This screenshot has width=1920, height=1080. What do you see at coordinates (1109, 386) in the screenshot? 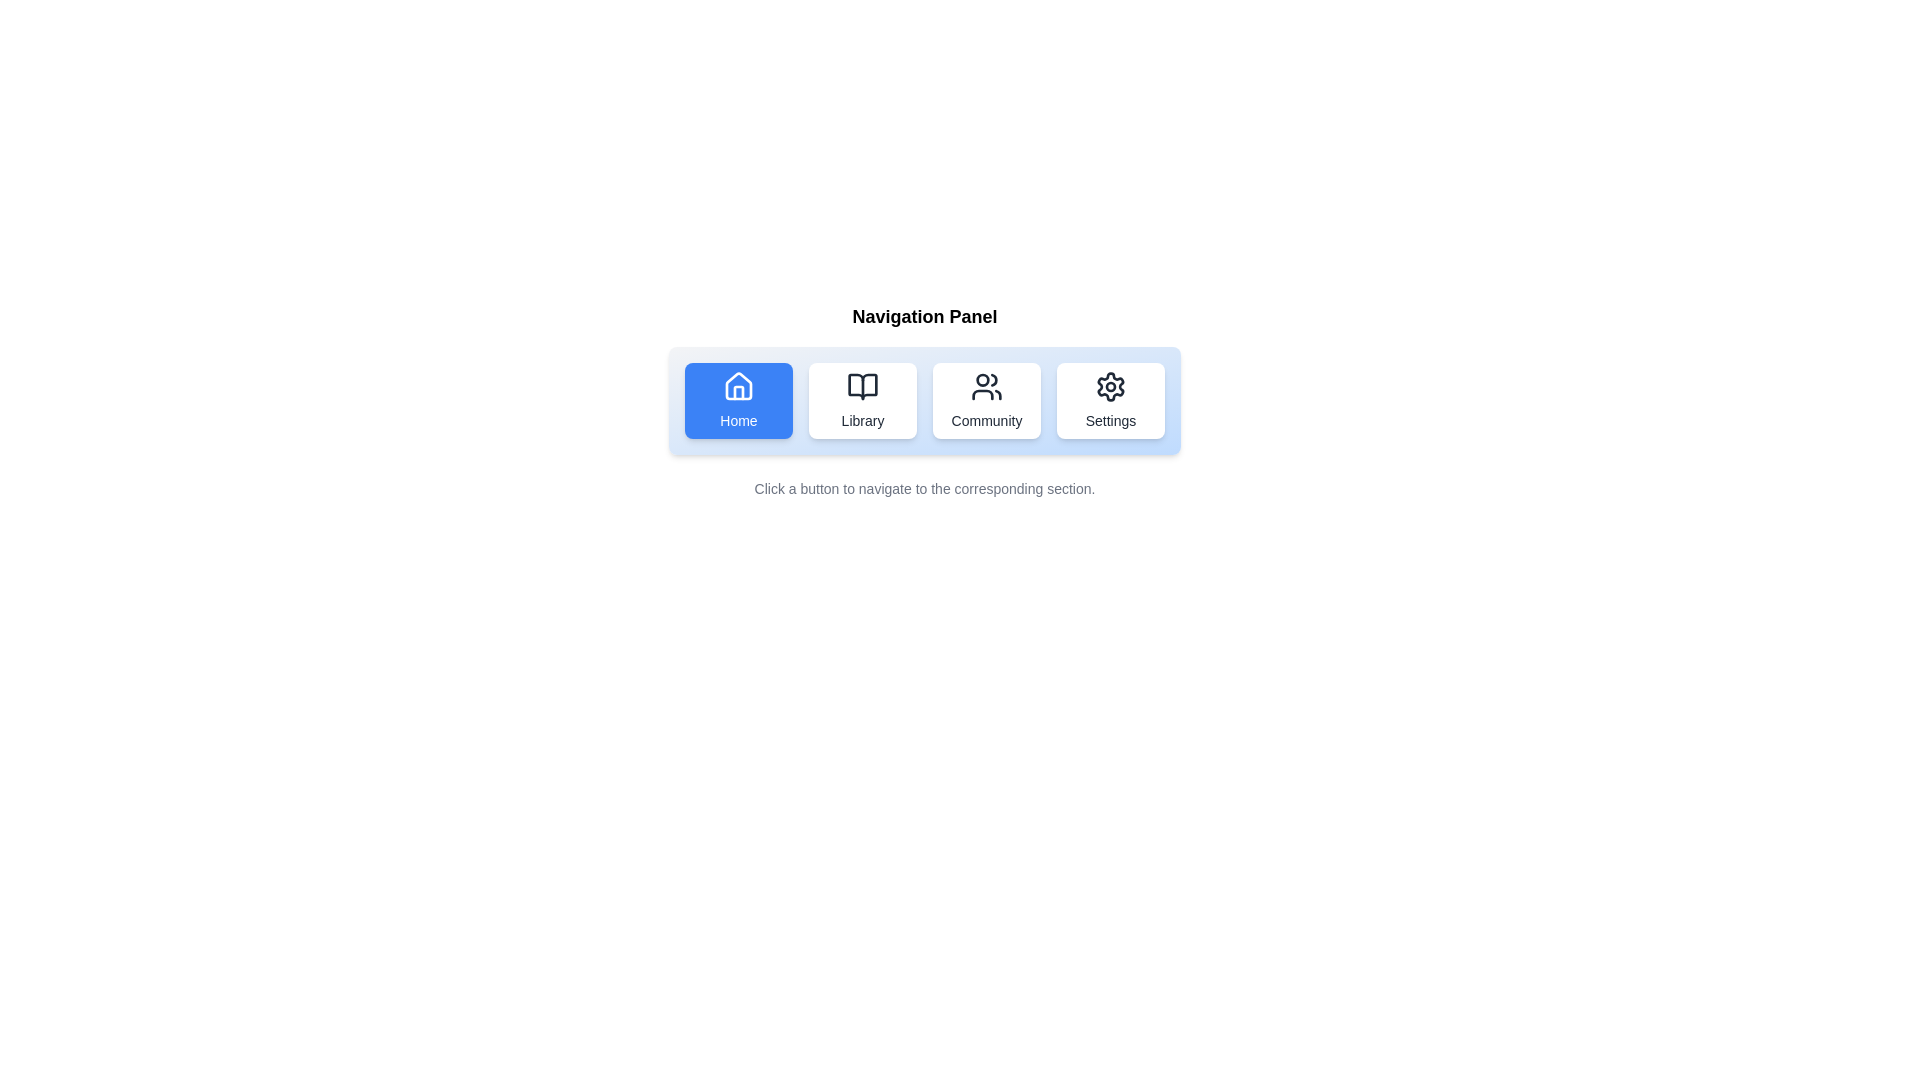
I see `the 'Settings' icon located centrally above the 'Settings' text, which is the last item in a row of four navigational buttons in the navigation panel` at bounding box center [1109, 386].